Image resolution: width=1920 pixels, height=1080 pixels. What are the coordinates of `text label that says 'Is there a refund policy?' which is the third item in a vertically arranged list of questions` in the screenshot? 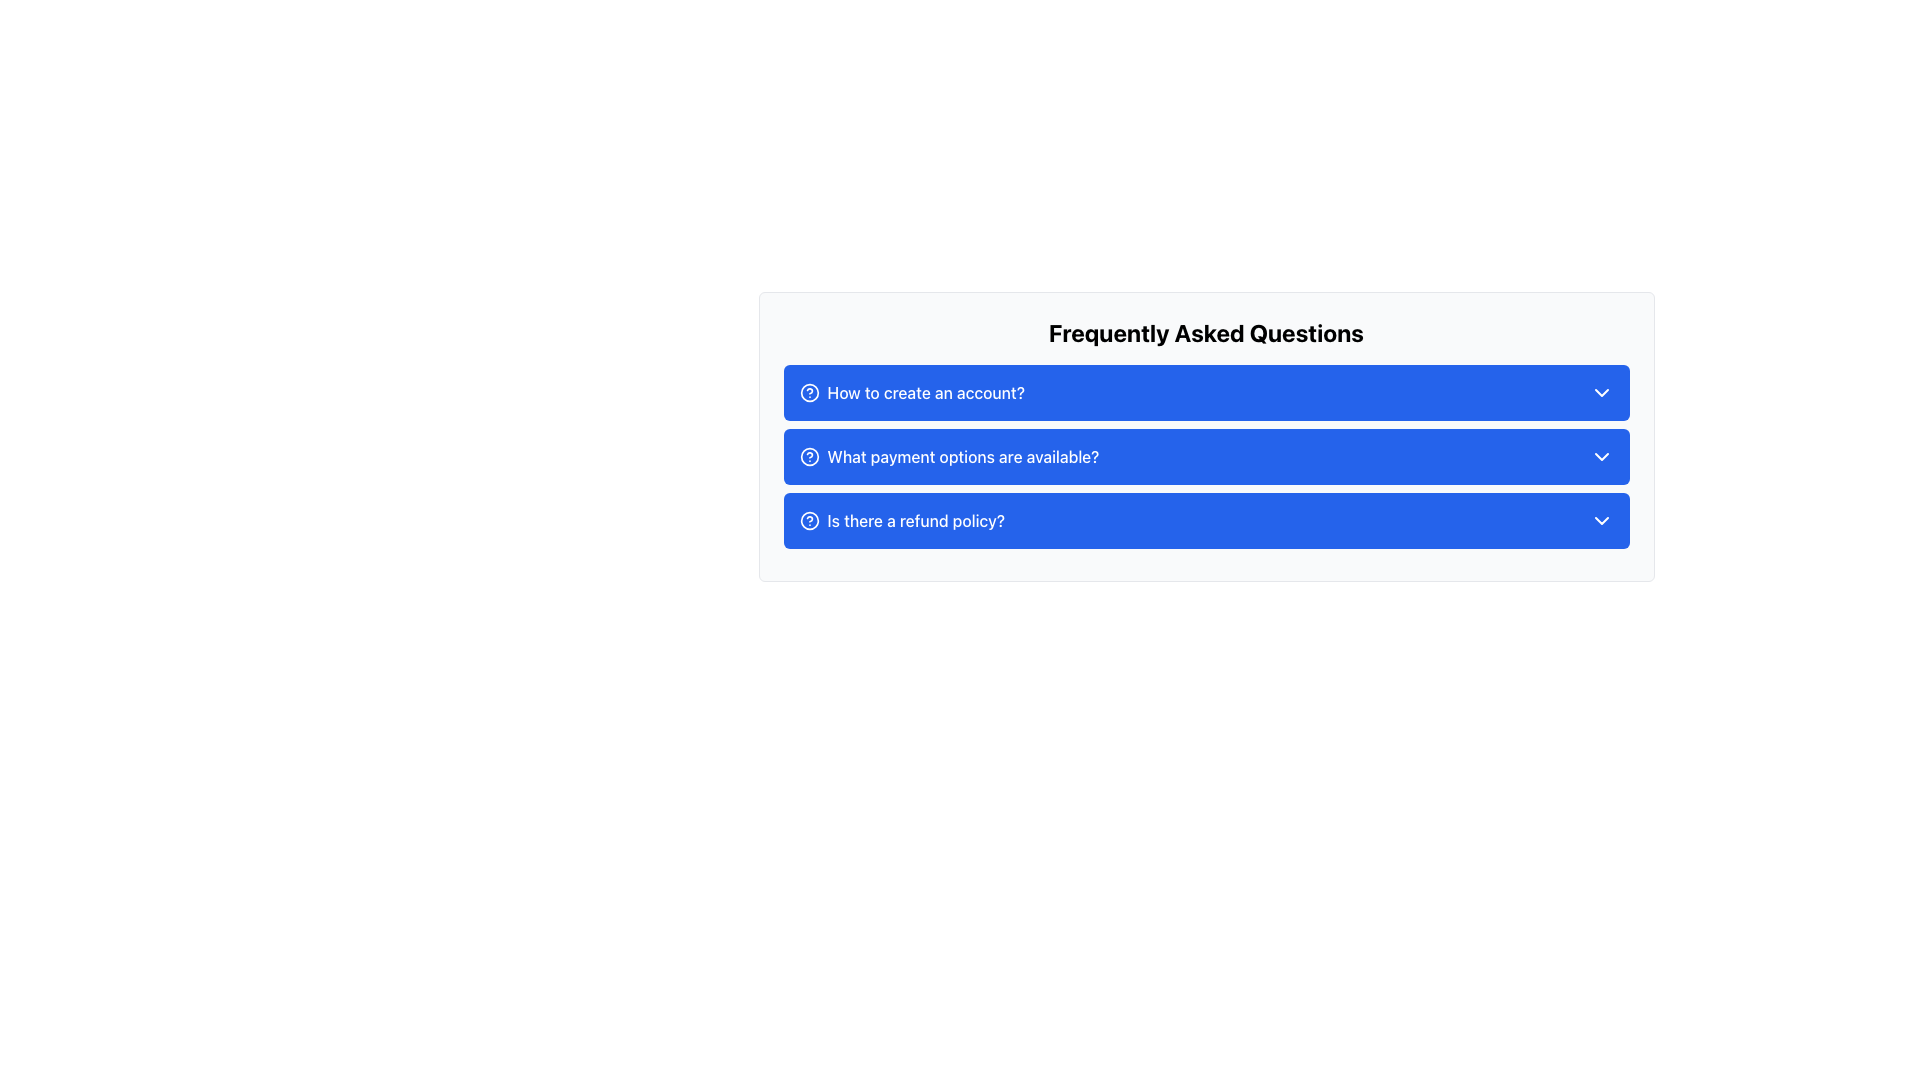 It's located at (915, 519).